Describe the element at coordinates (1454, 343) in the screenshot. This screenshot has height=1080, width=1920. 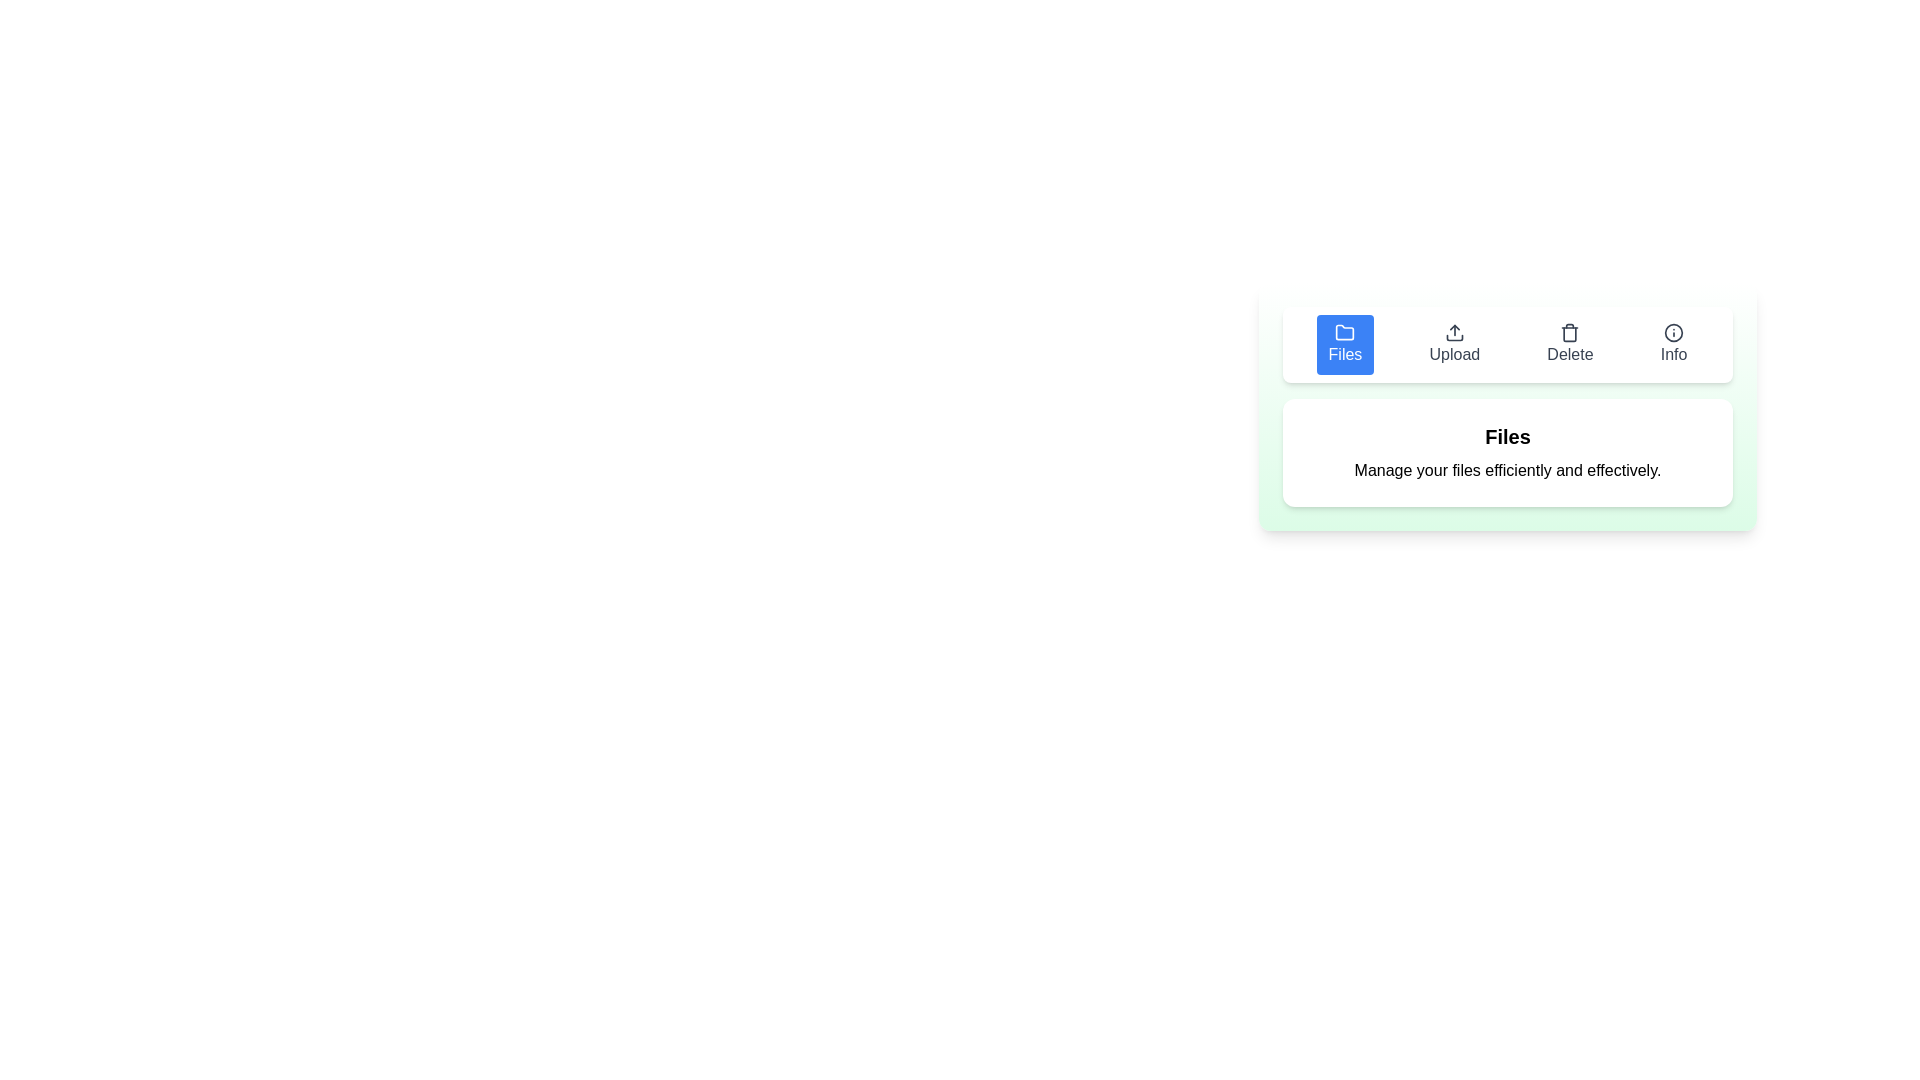
I see `the Upload tab by clicking on it` at that location.